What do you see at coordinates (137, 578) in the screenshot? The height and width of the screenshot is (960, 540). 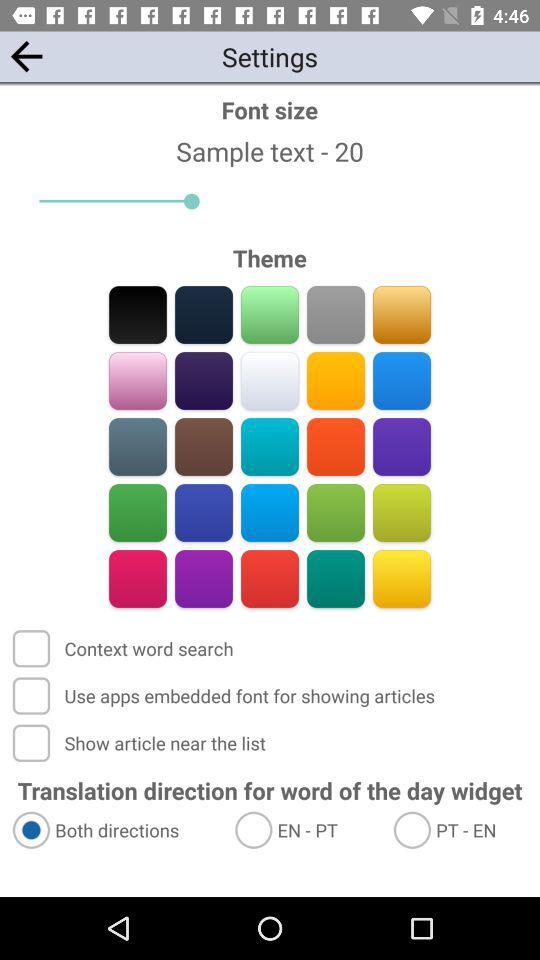 I see `a color` at bounding box center [137, 578].